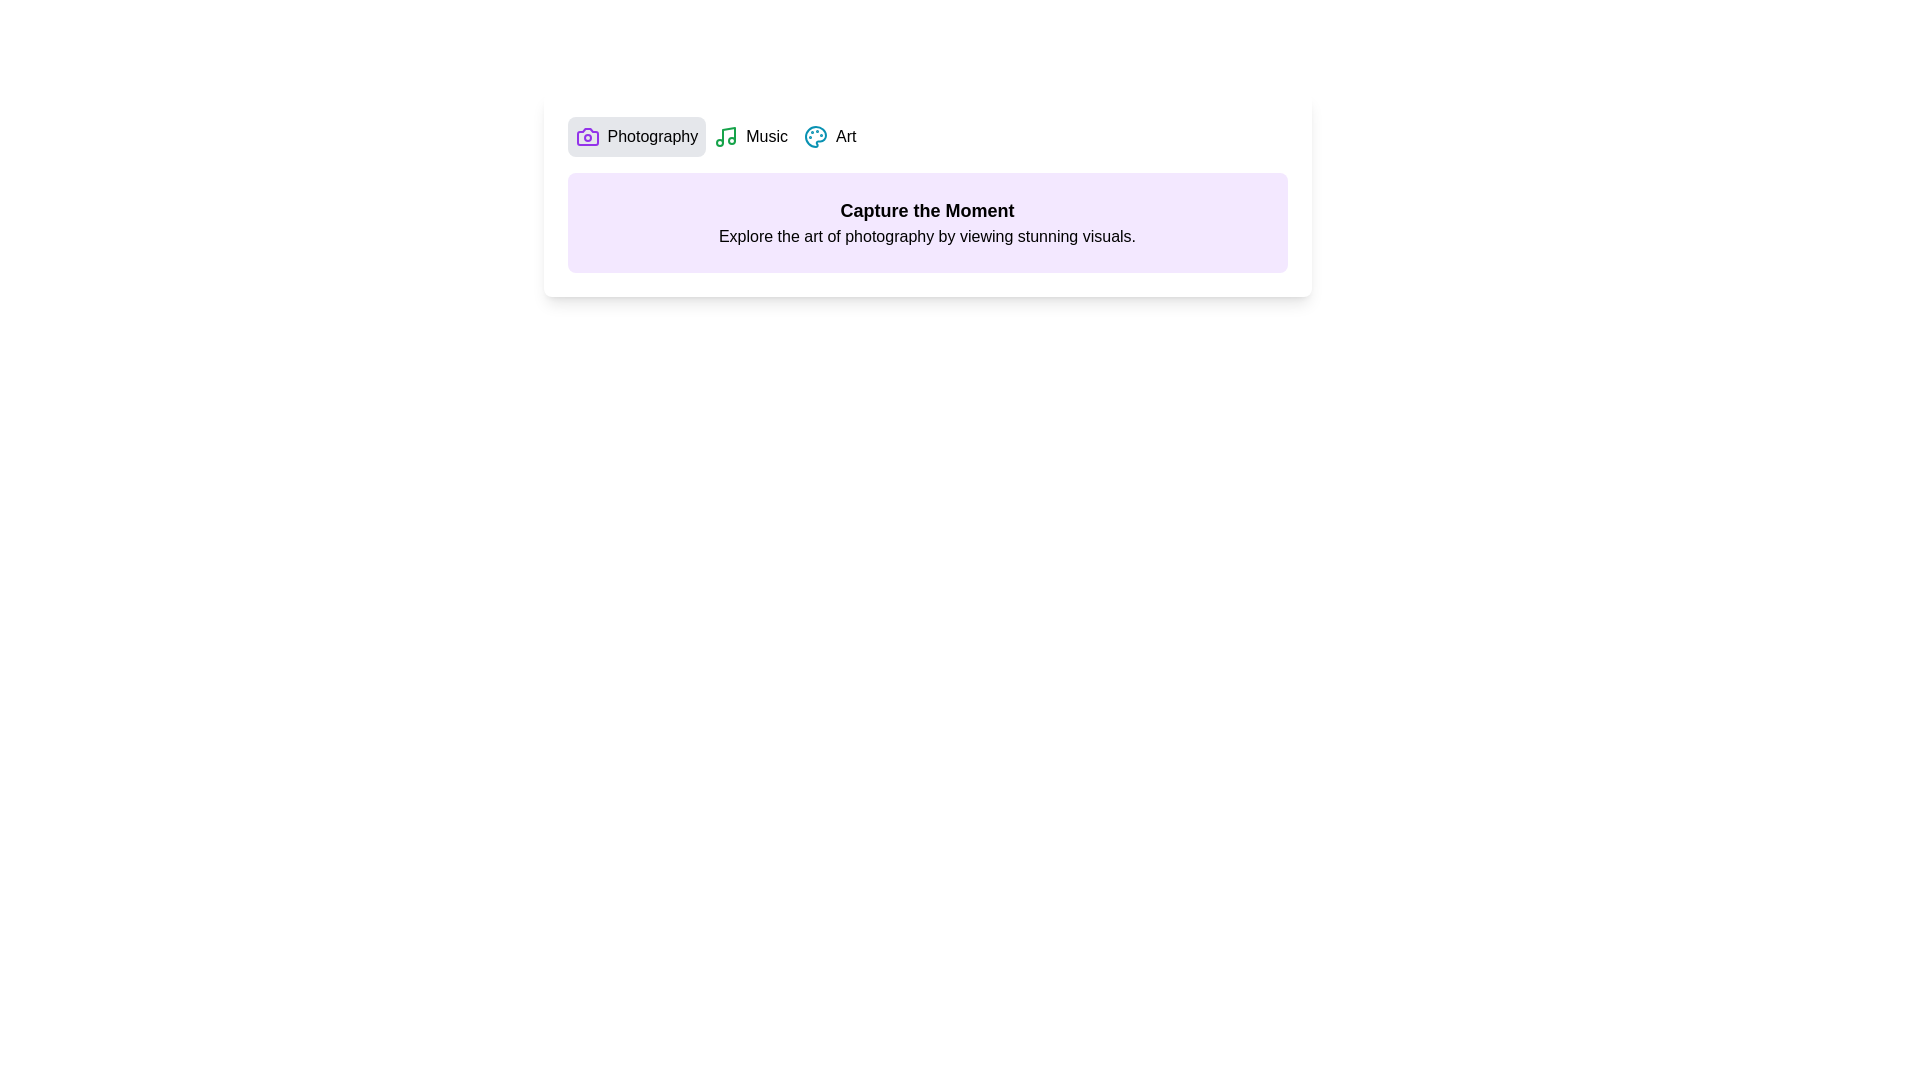 The image size is (1920, 1080). I want to click on the icon next to the tab Music to inspect its functionality, so click(725, 136).